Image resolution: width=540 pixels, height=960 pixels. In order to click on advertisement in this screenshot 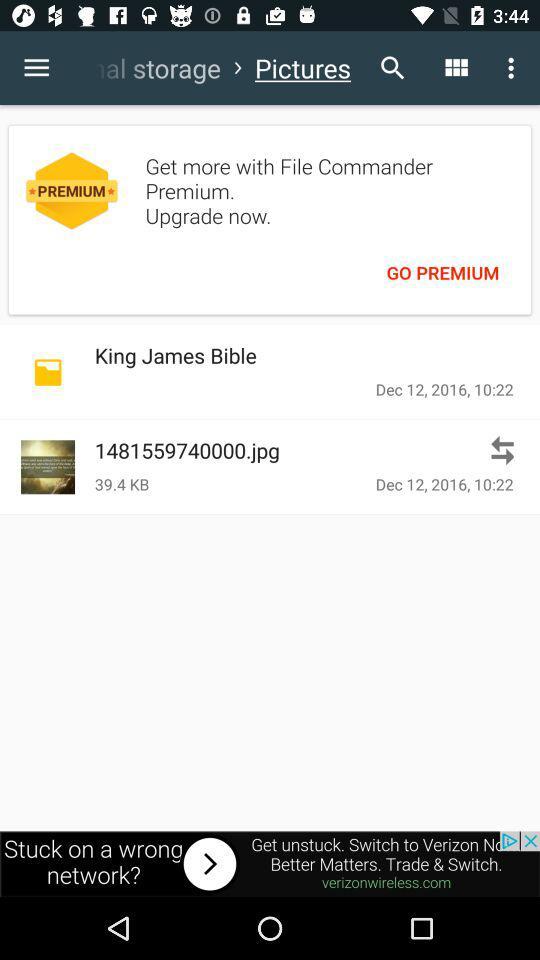, I will do `click(270, 863)`.